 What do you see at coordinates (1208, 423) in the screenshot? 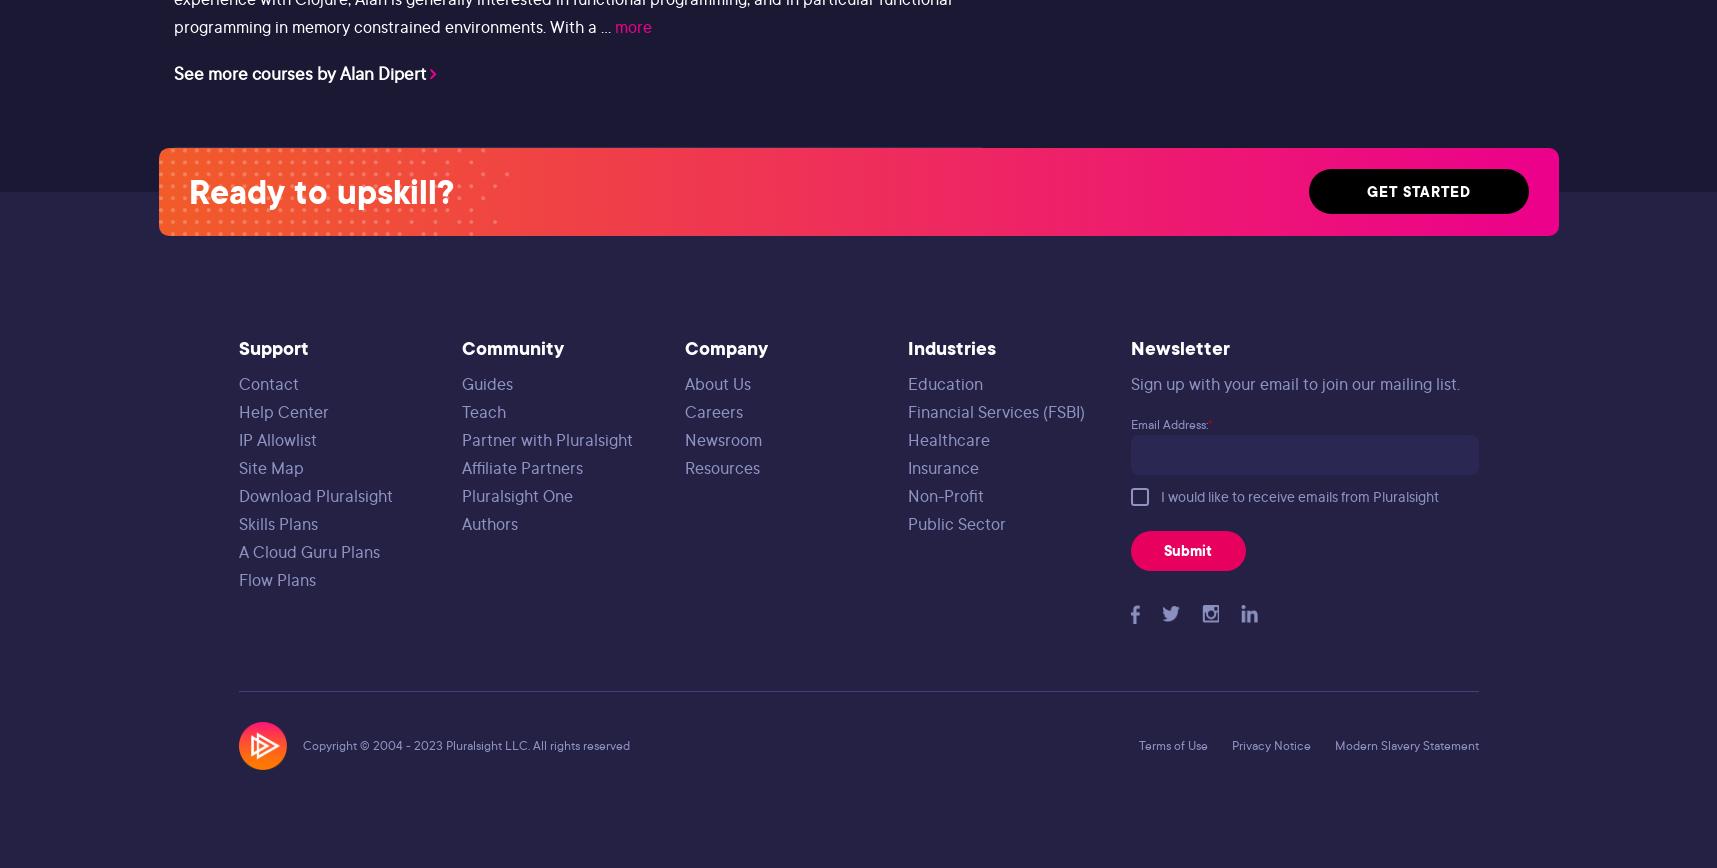
I see `'*'` at bounding box center [1208, 423].